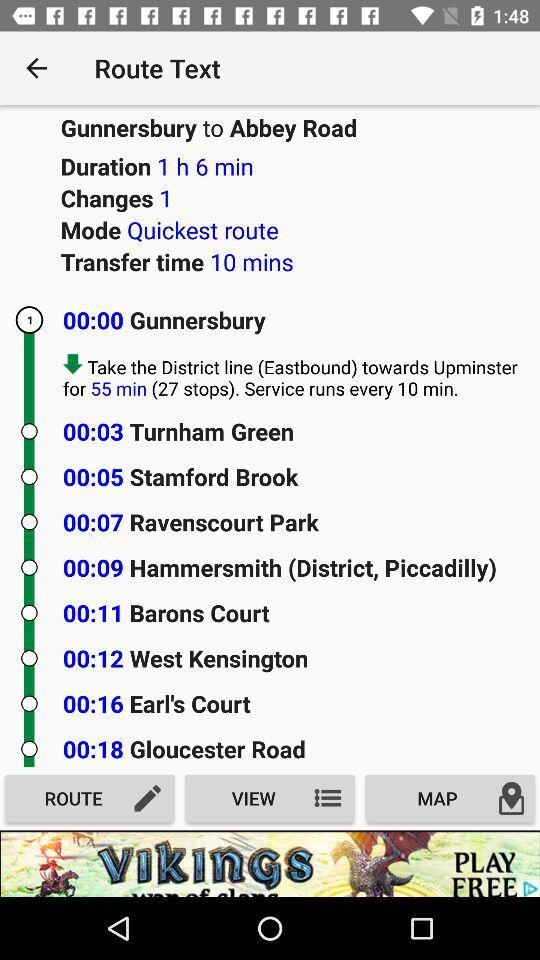  Describe the element at coordinates (449, 798) in the screenshot. I see `map on the right side of view` at that location.